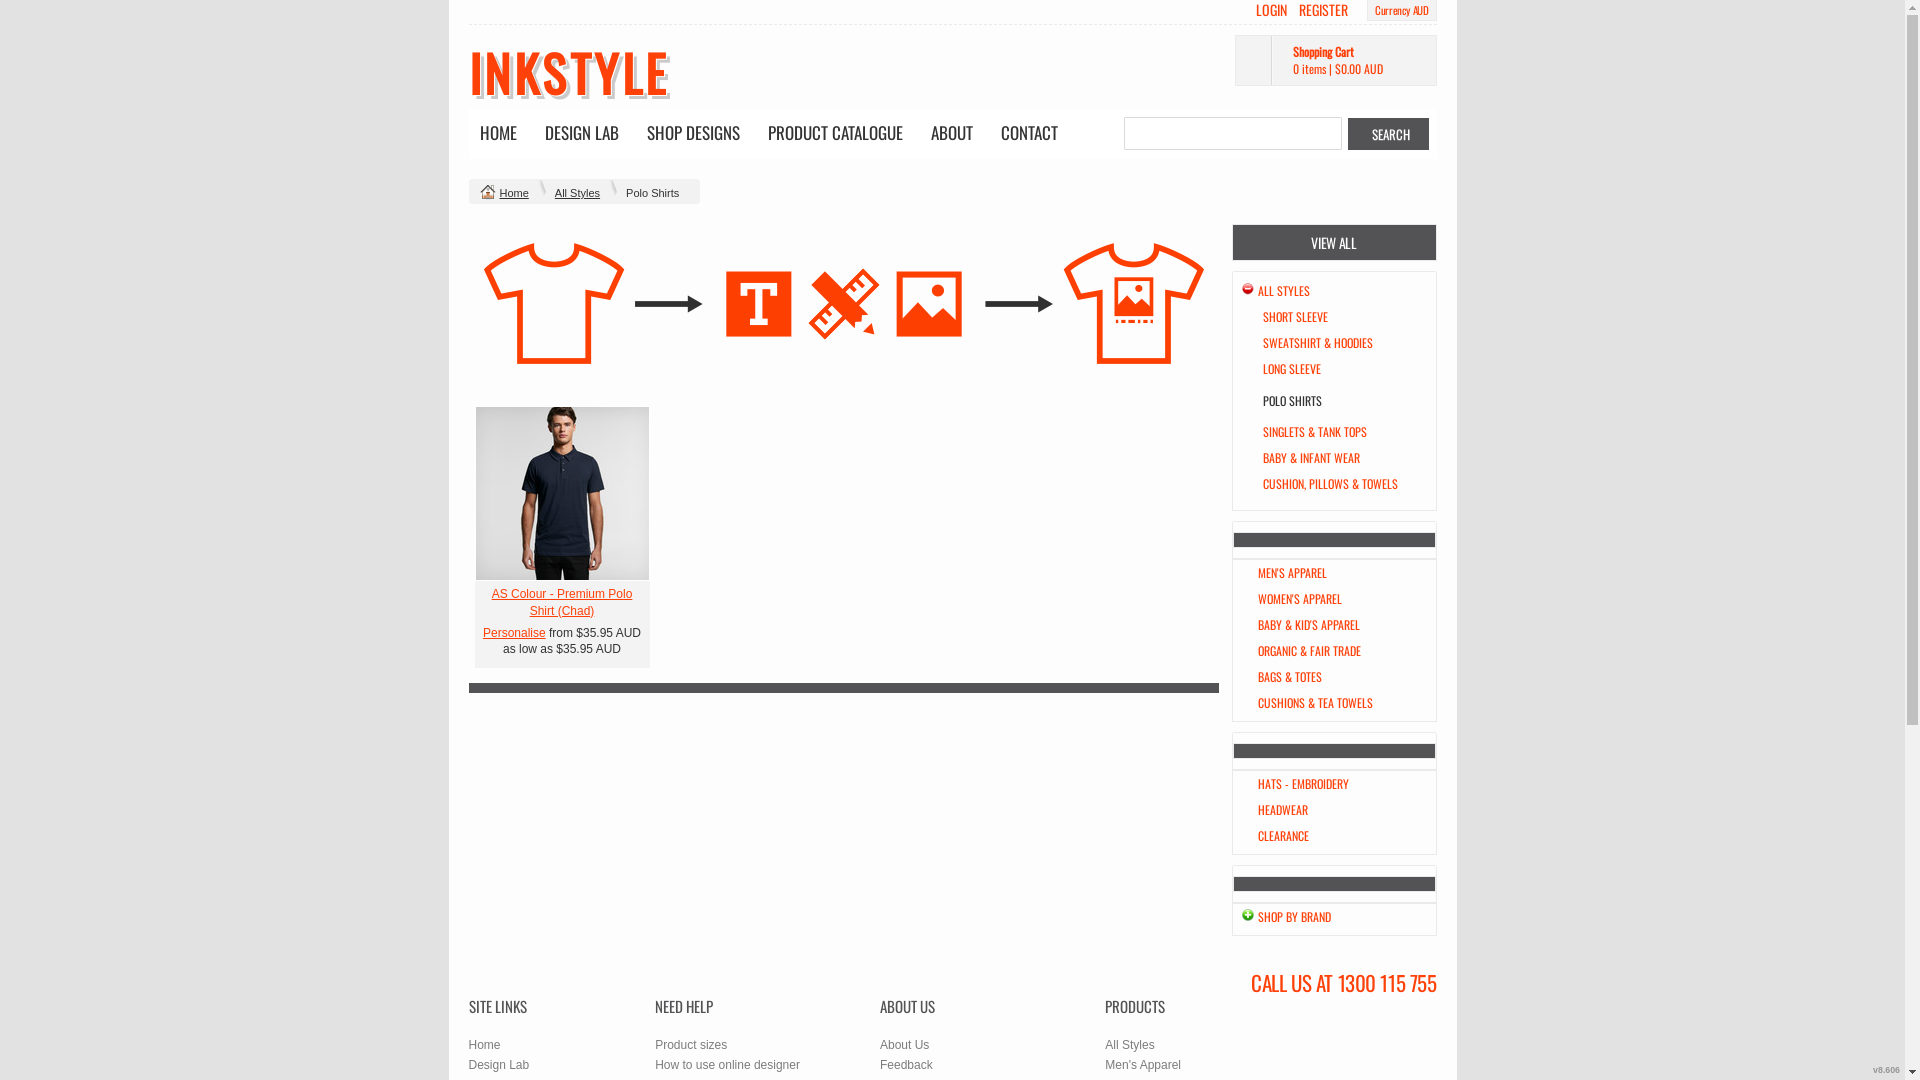  I want to click on 'Feedback', so click(905, 1063).